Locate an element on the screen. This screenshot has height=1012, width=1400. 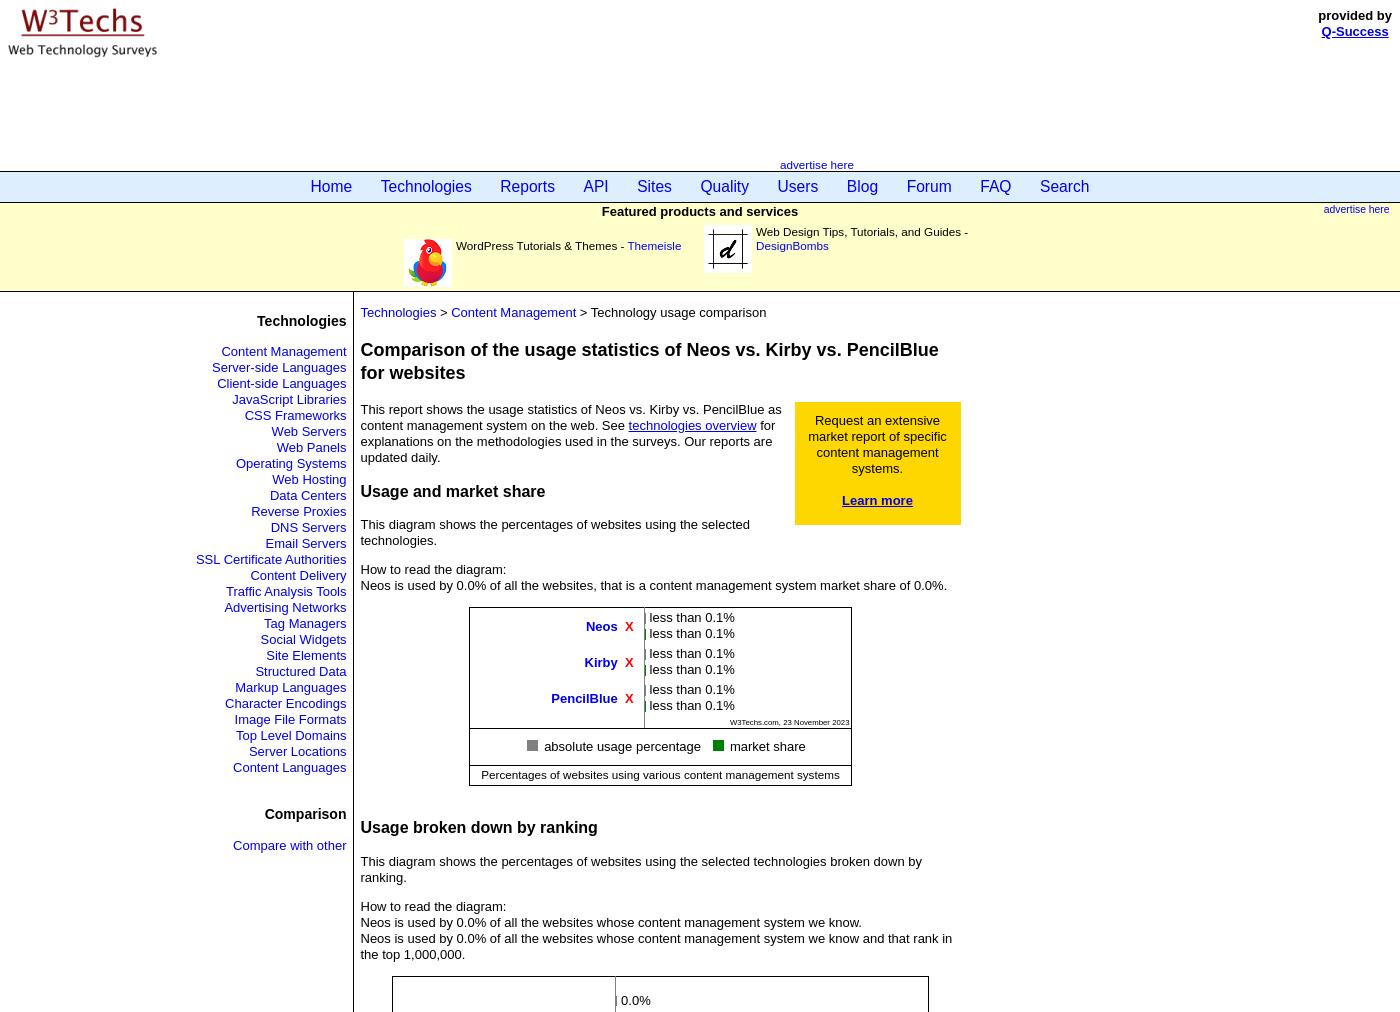
'Neos is used by 0.0% of all the websites whose content management system we know.' is located at coordinates (359, 921).